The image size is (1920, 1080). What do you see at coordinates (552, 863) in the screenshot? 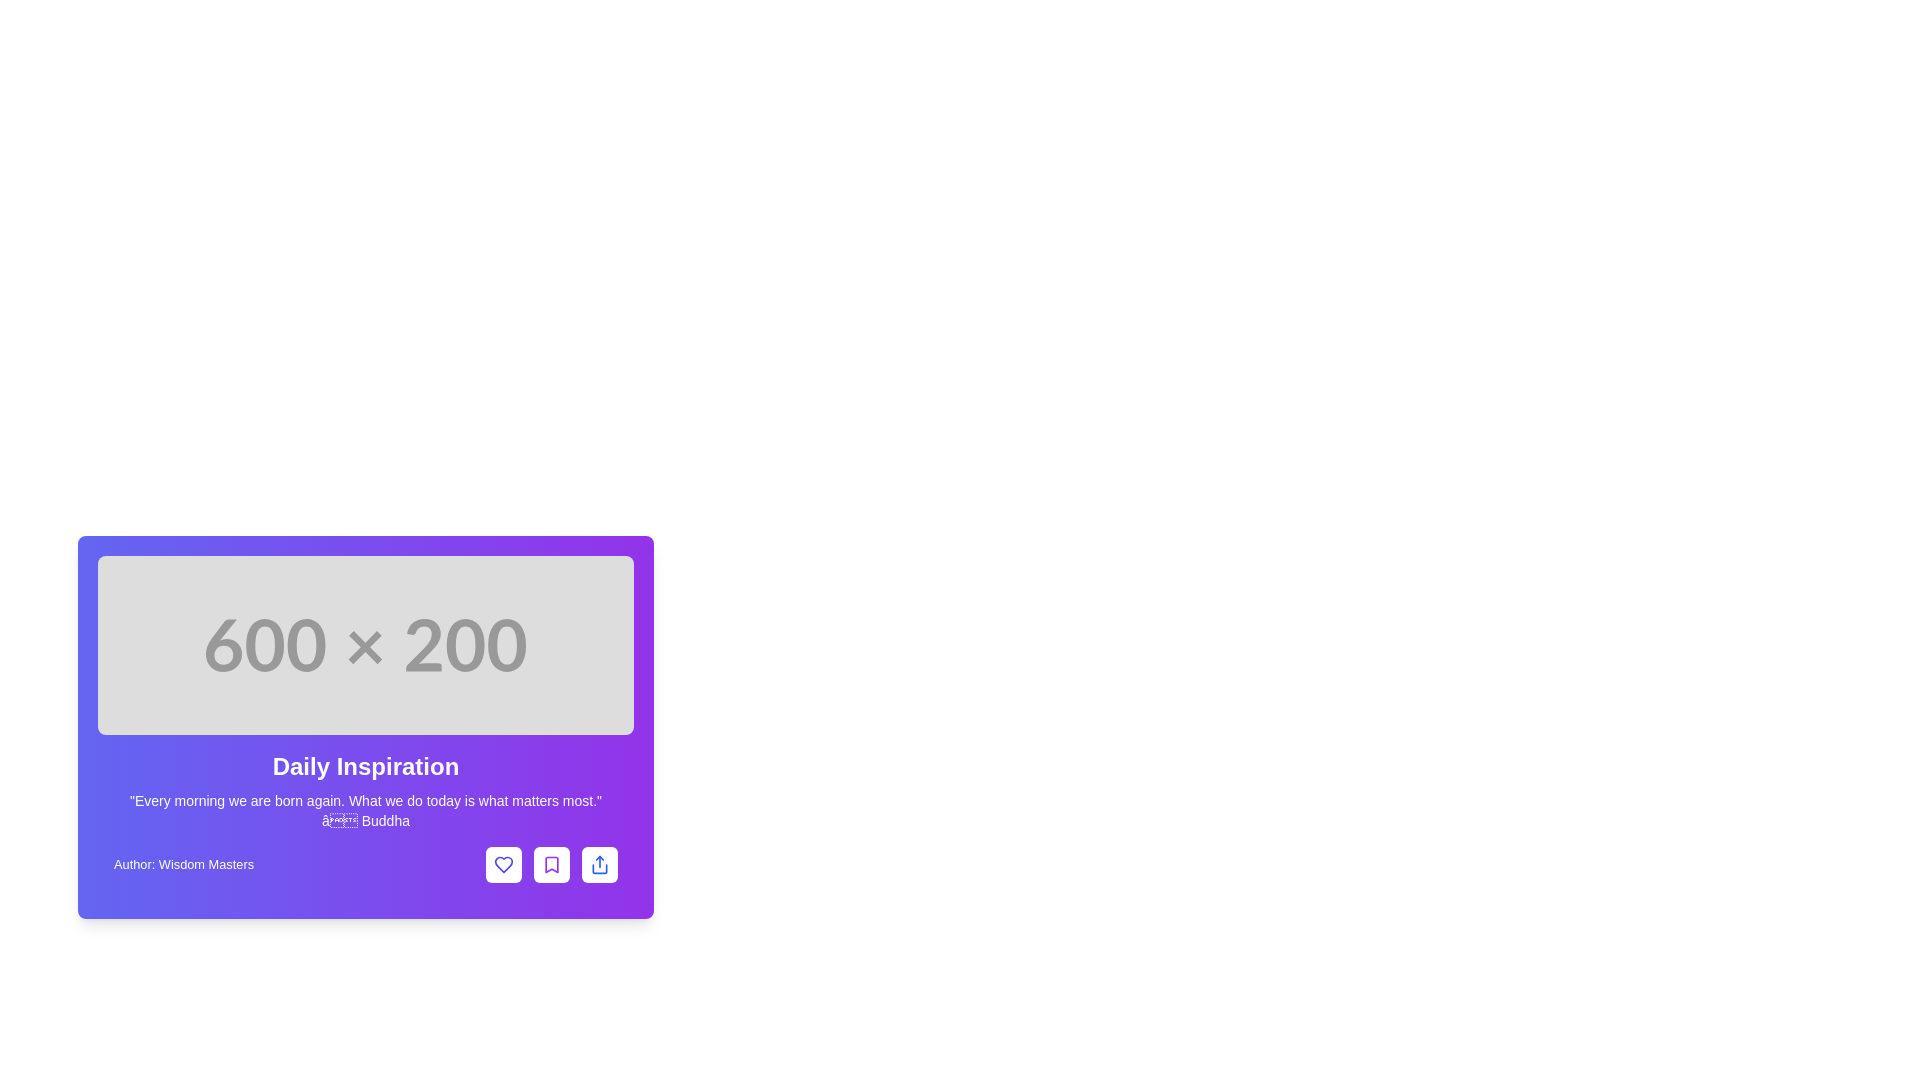
I see `the bookmark button located at the bottom-right section of the interface card, which is the second button following the text 'Author: Wisdom Masters', to bookmark the item` at bounding box center [552, 863].